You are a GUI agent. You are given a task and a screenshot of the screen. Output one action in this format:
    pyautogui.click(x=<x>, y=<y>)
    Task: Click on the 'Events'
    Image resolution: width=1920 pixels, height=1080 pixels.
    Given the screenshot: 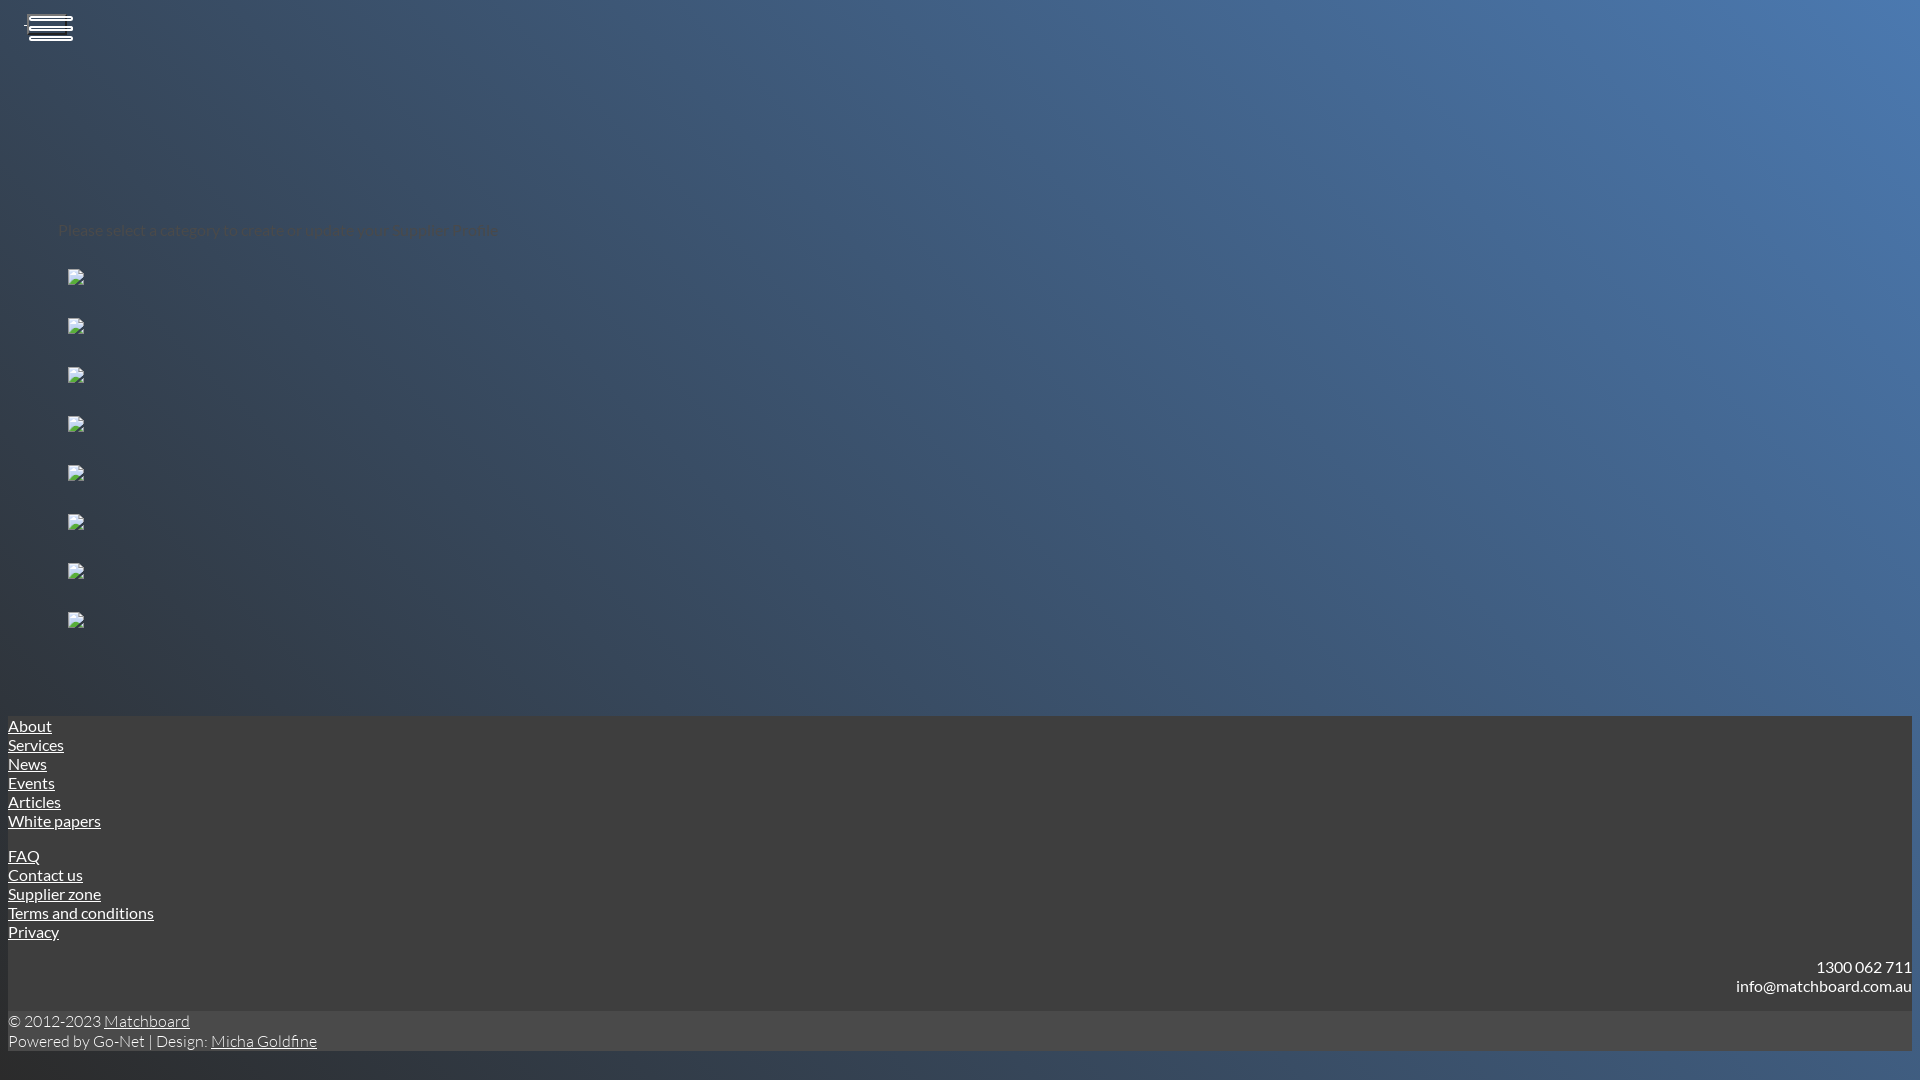 What is the action you would take?
    pyautogui.click(x=8, y=781)
    